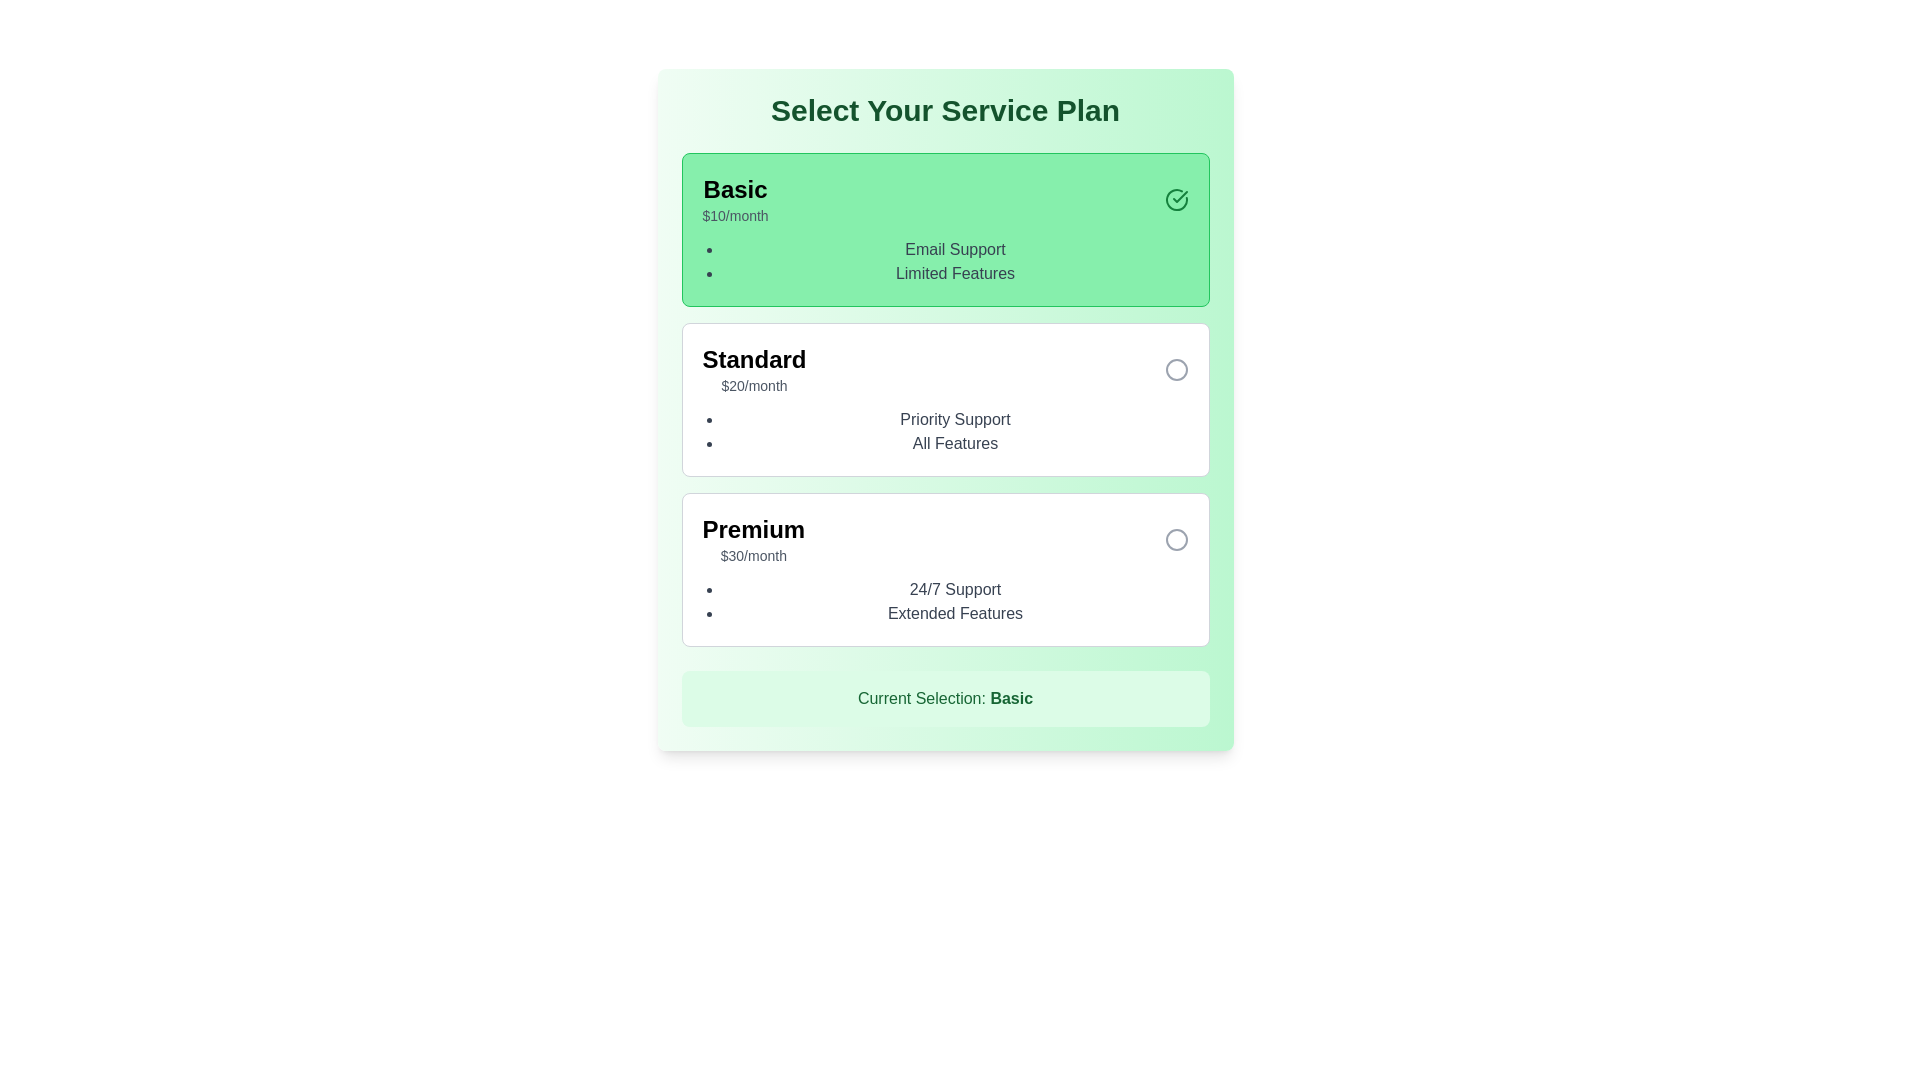  What do you see at coordinates (1176, 370) in the screenshot?
I see `the SVG circle graphic that represents the 'Standard' option for selecting a service plan` at bounding box center [1176, 370].